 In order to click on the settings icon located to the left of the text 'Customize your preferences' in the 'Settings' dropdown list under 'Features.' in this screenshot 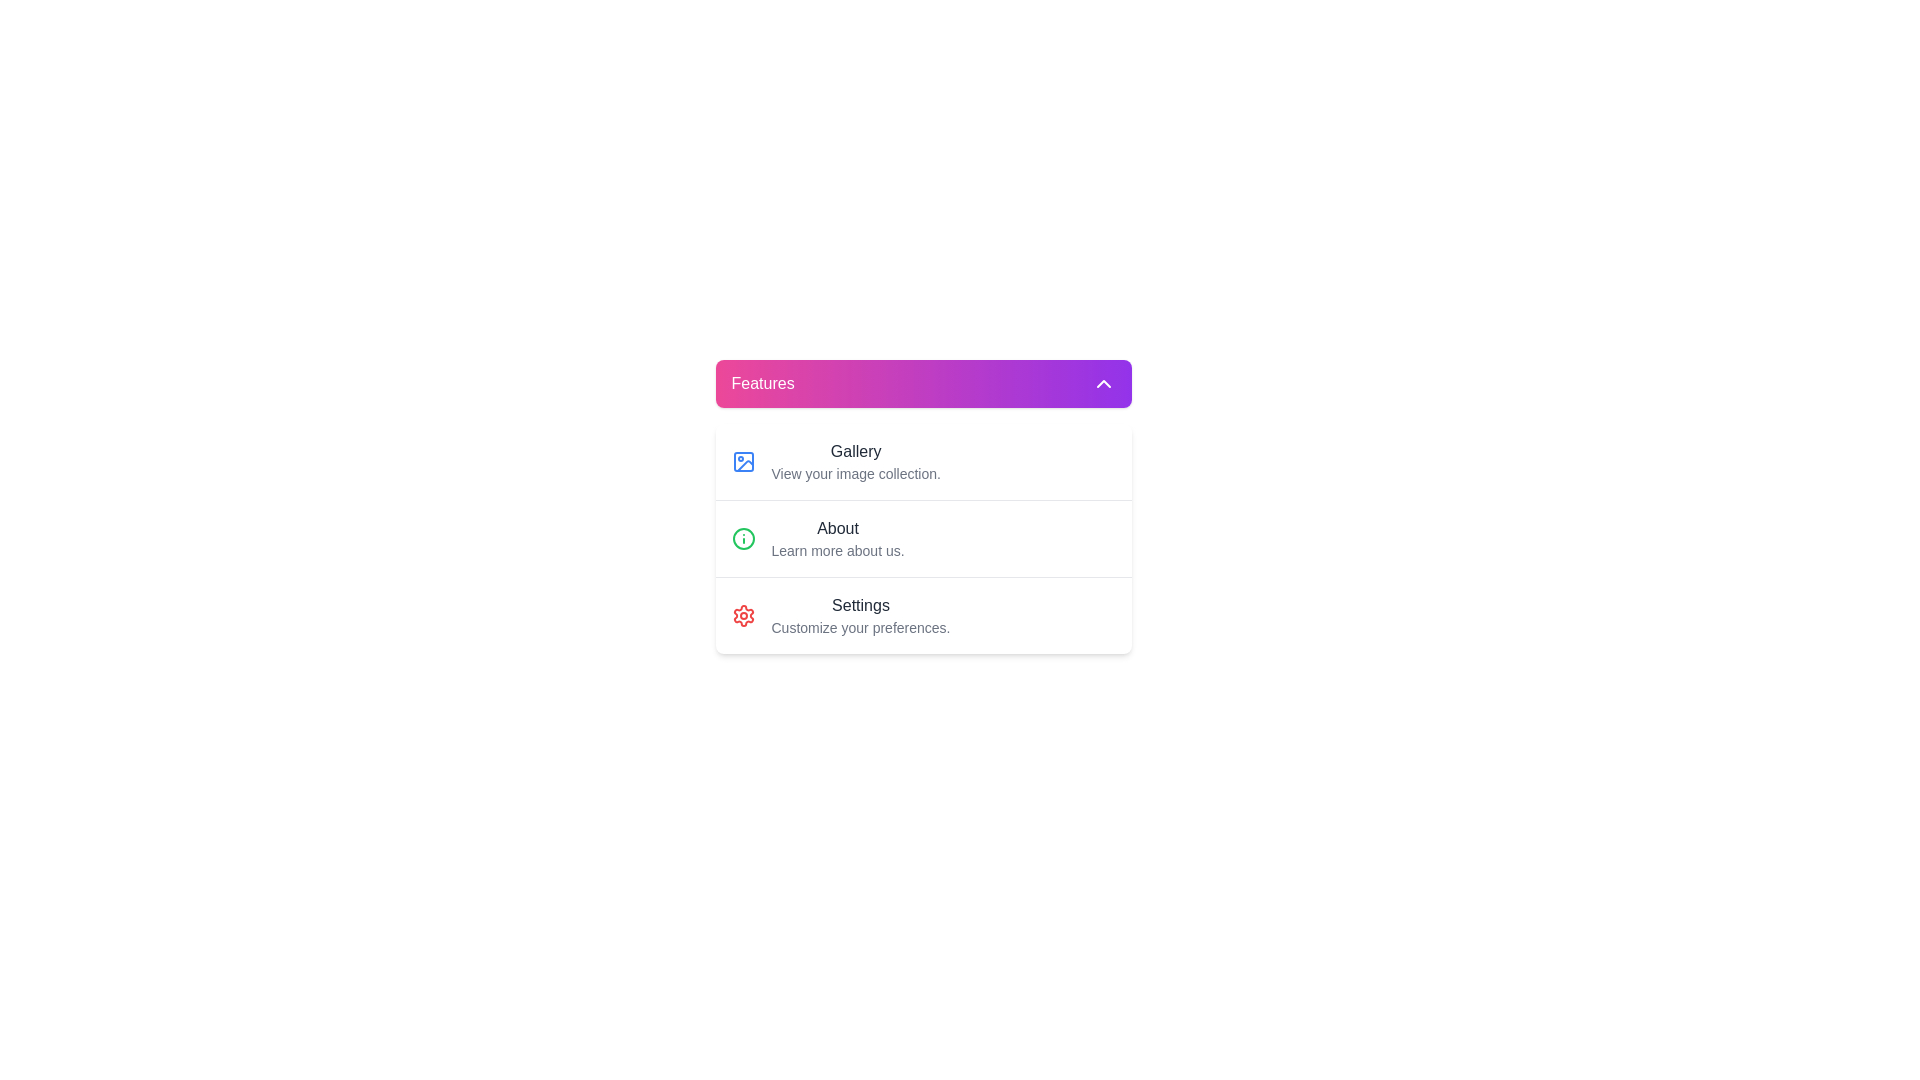, I will do `click(742, 615)`.